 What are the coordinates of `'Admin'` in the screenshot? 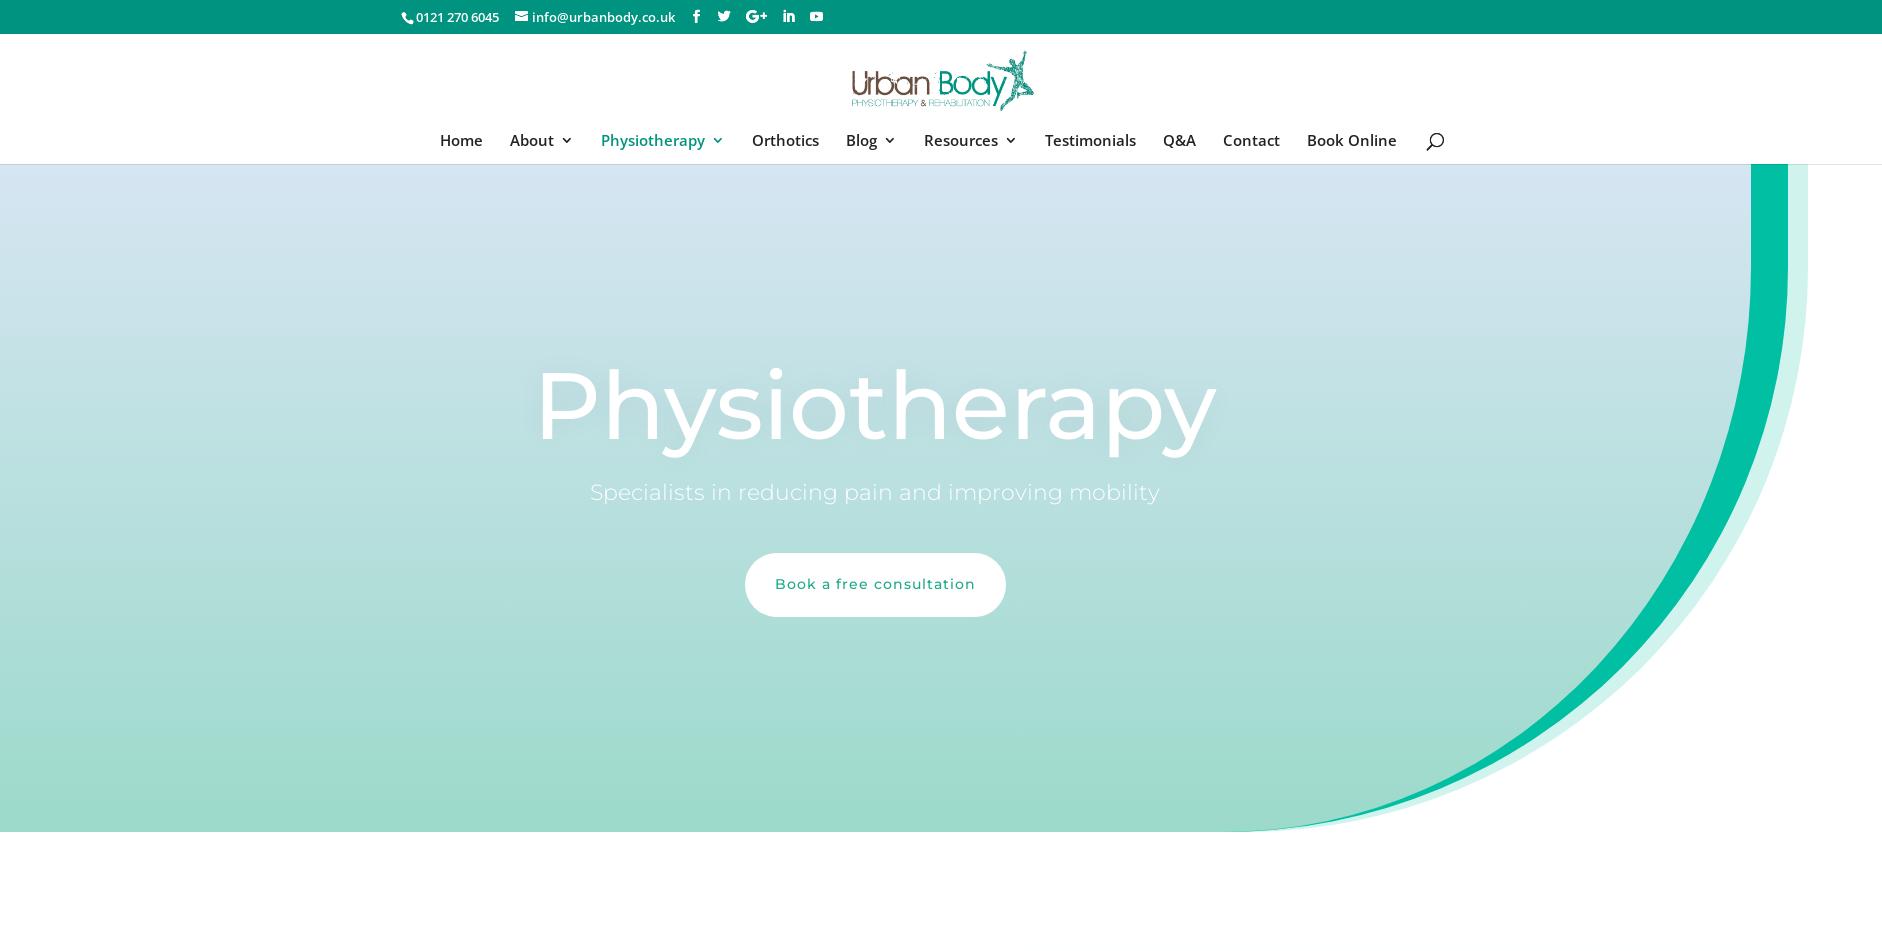 It's located at (813, 326).